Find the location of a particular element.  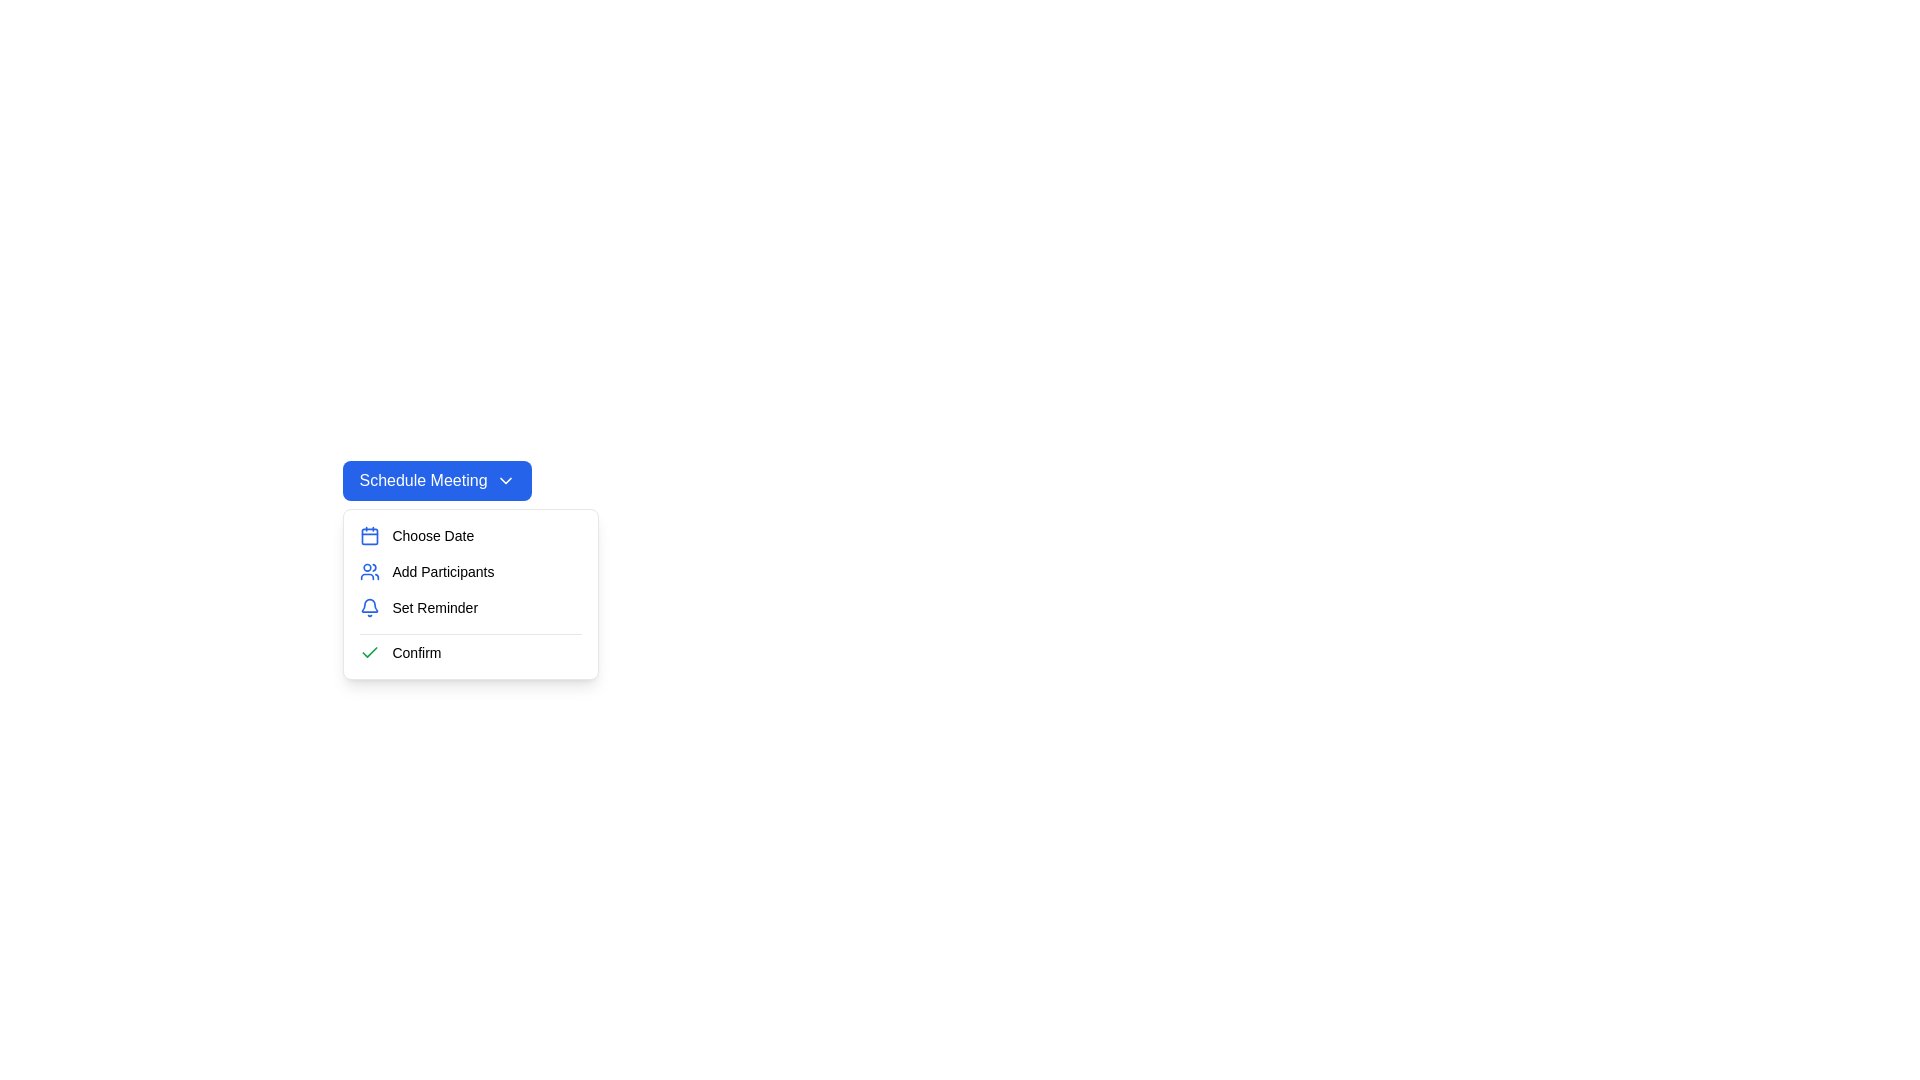

the decorative rectangle that visually represents the background of the 'Choose Date' calendar icon in the dropdown menu is located at coordinates (370, 535).